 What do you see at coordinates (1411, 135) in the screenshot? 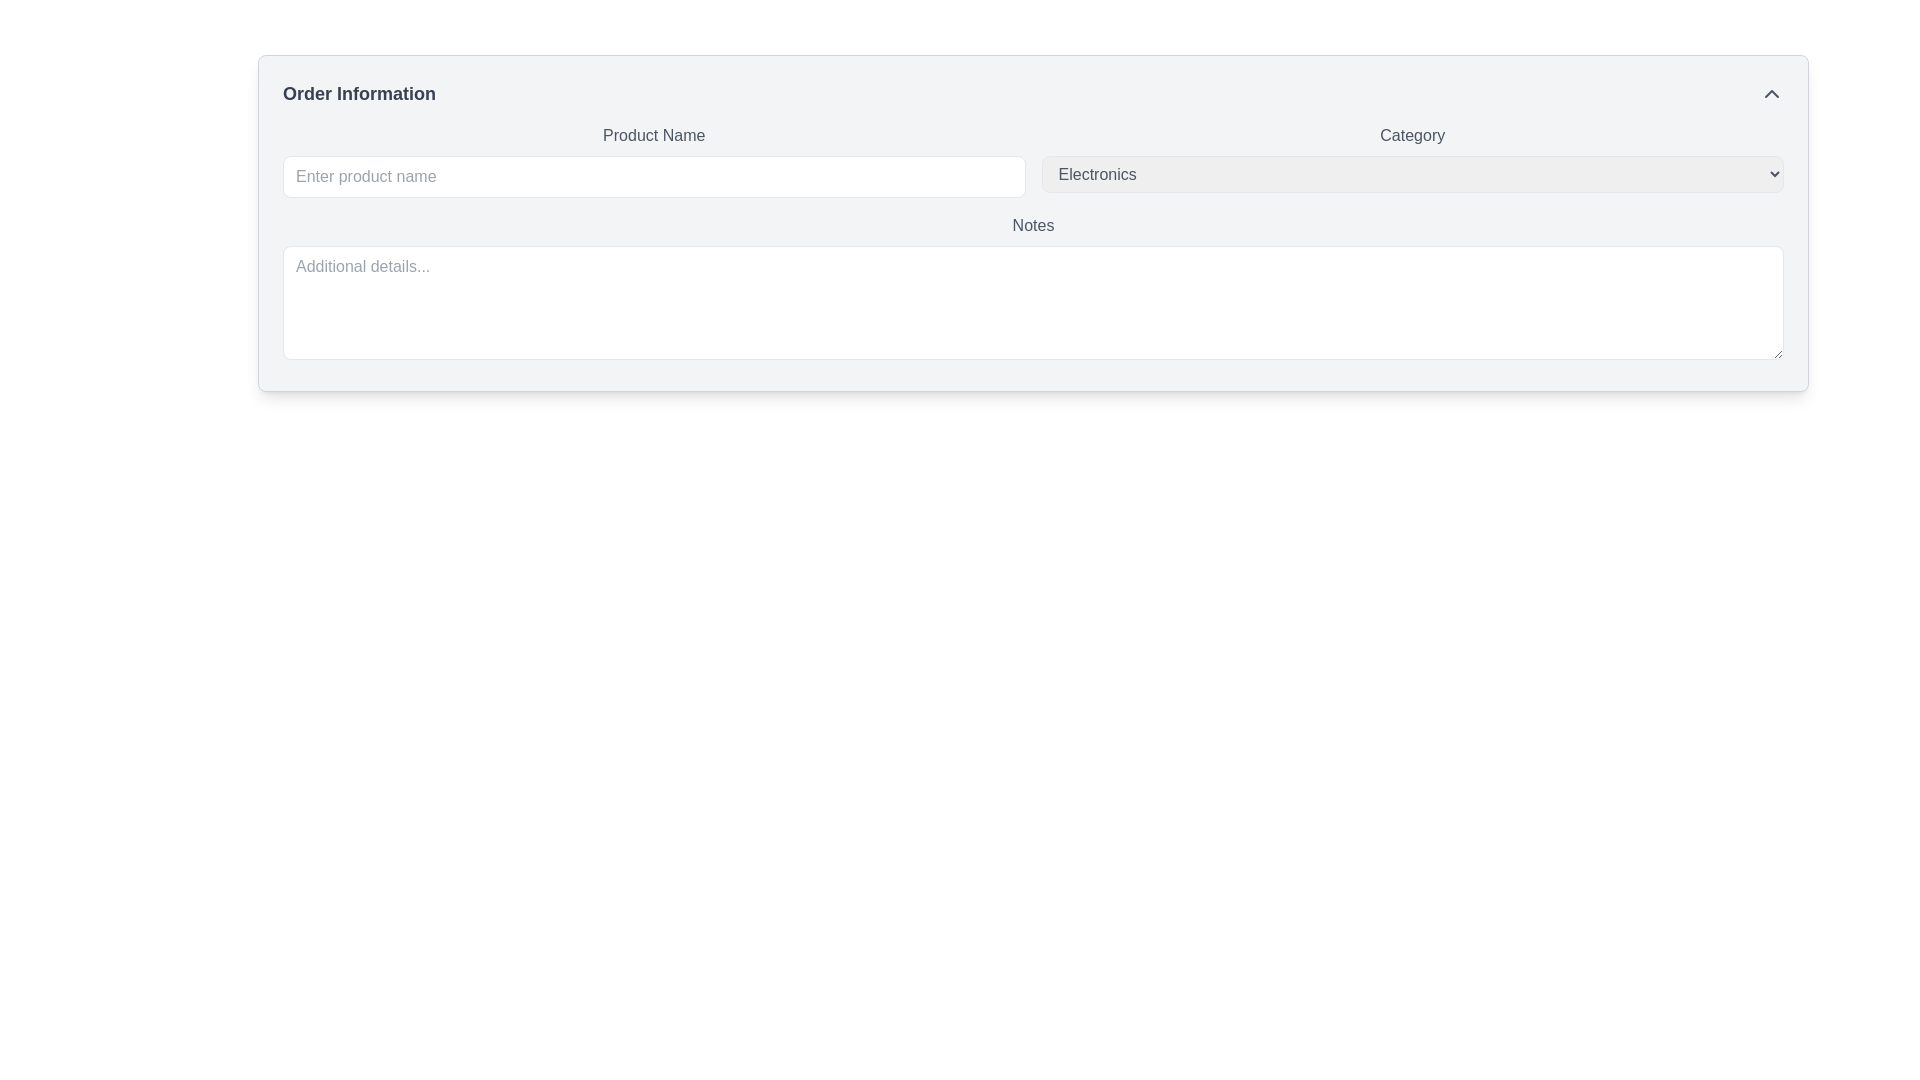
I see `the text label indicating the purpose of the adjacent dropdown for 'Electronics' in the 'Order Information' section` at bounding box center [1411, 135].